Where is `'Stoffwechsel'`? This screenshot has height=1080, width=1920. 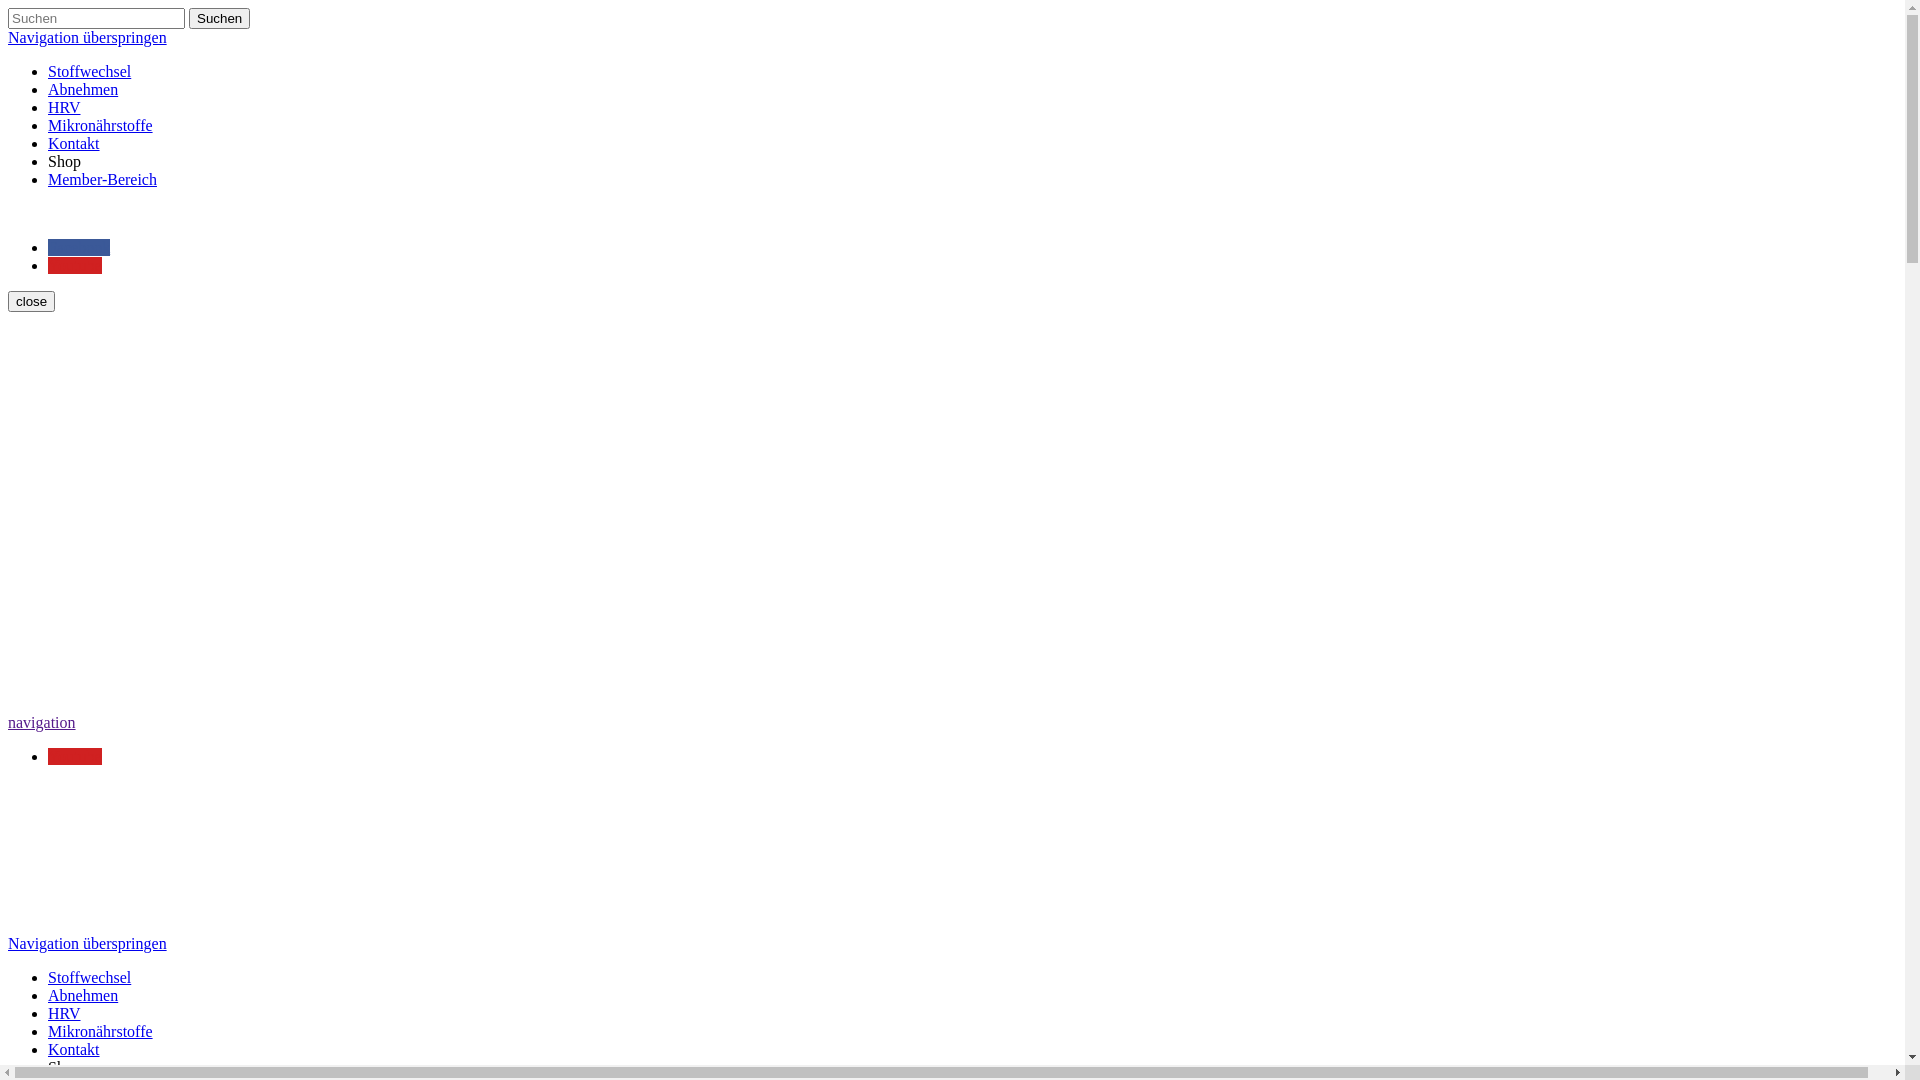 'Stoffwechsel' is located at coordinates (88, 70).